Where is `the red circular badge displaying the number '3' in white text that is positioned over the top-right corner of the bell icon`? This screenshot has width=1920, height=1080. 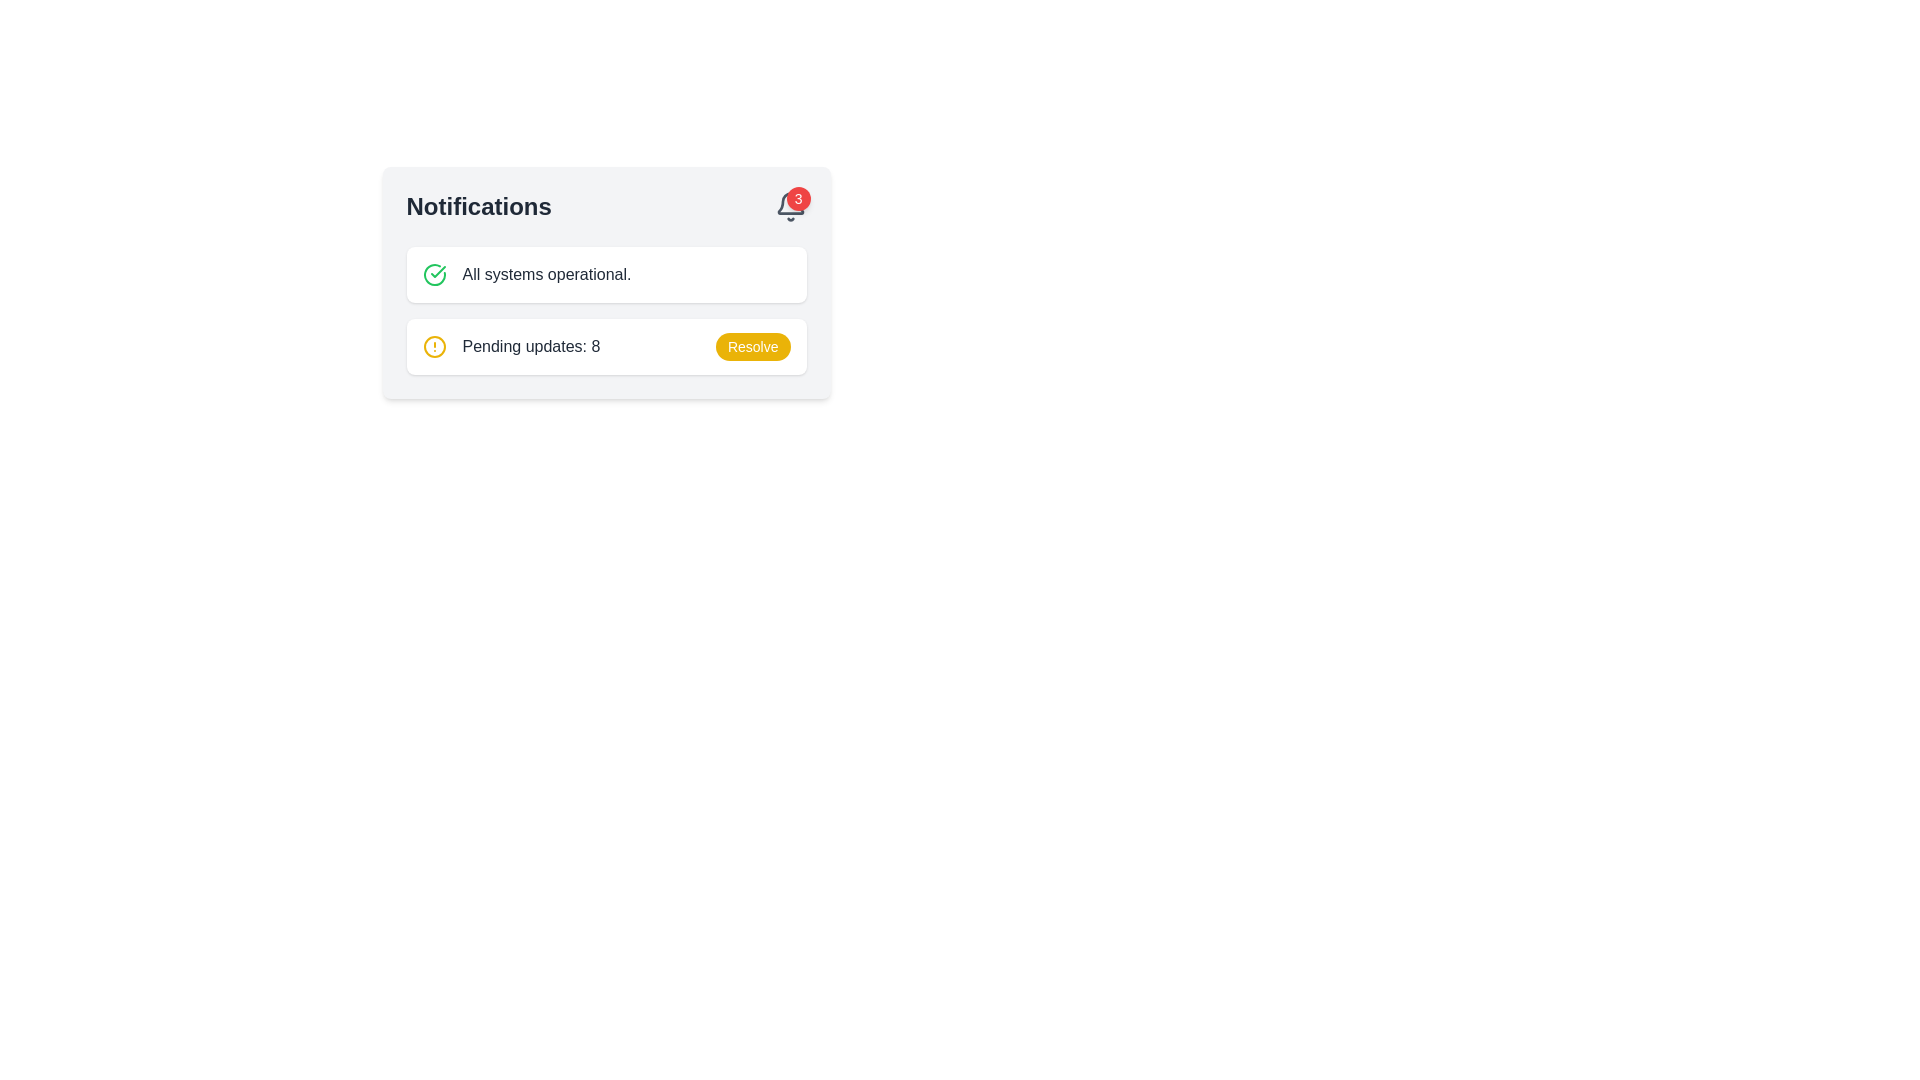 the red circular badge displaying the number '3' in white text that is positioned over the top-right corner of the bell icon is located at coordinates (789, 207).